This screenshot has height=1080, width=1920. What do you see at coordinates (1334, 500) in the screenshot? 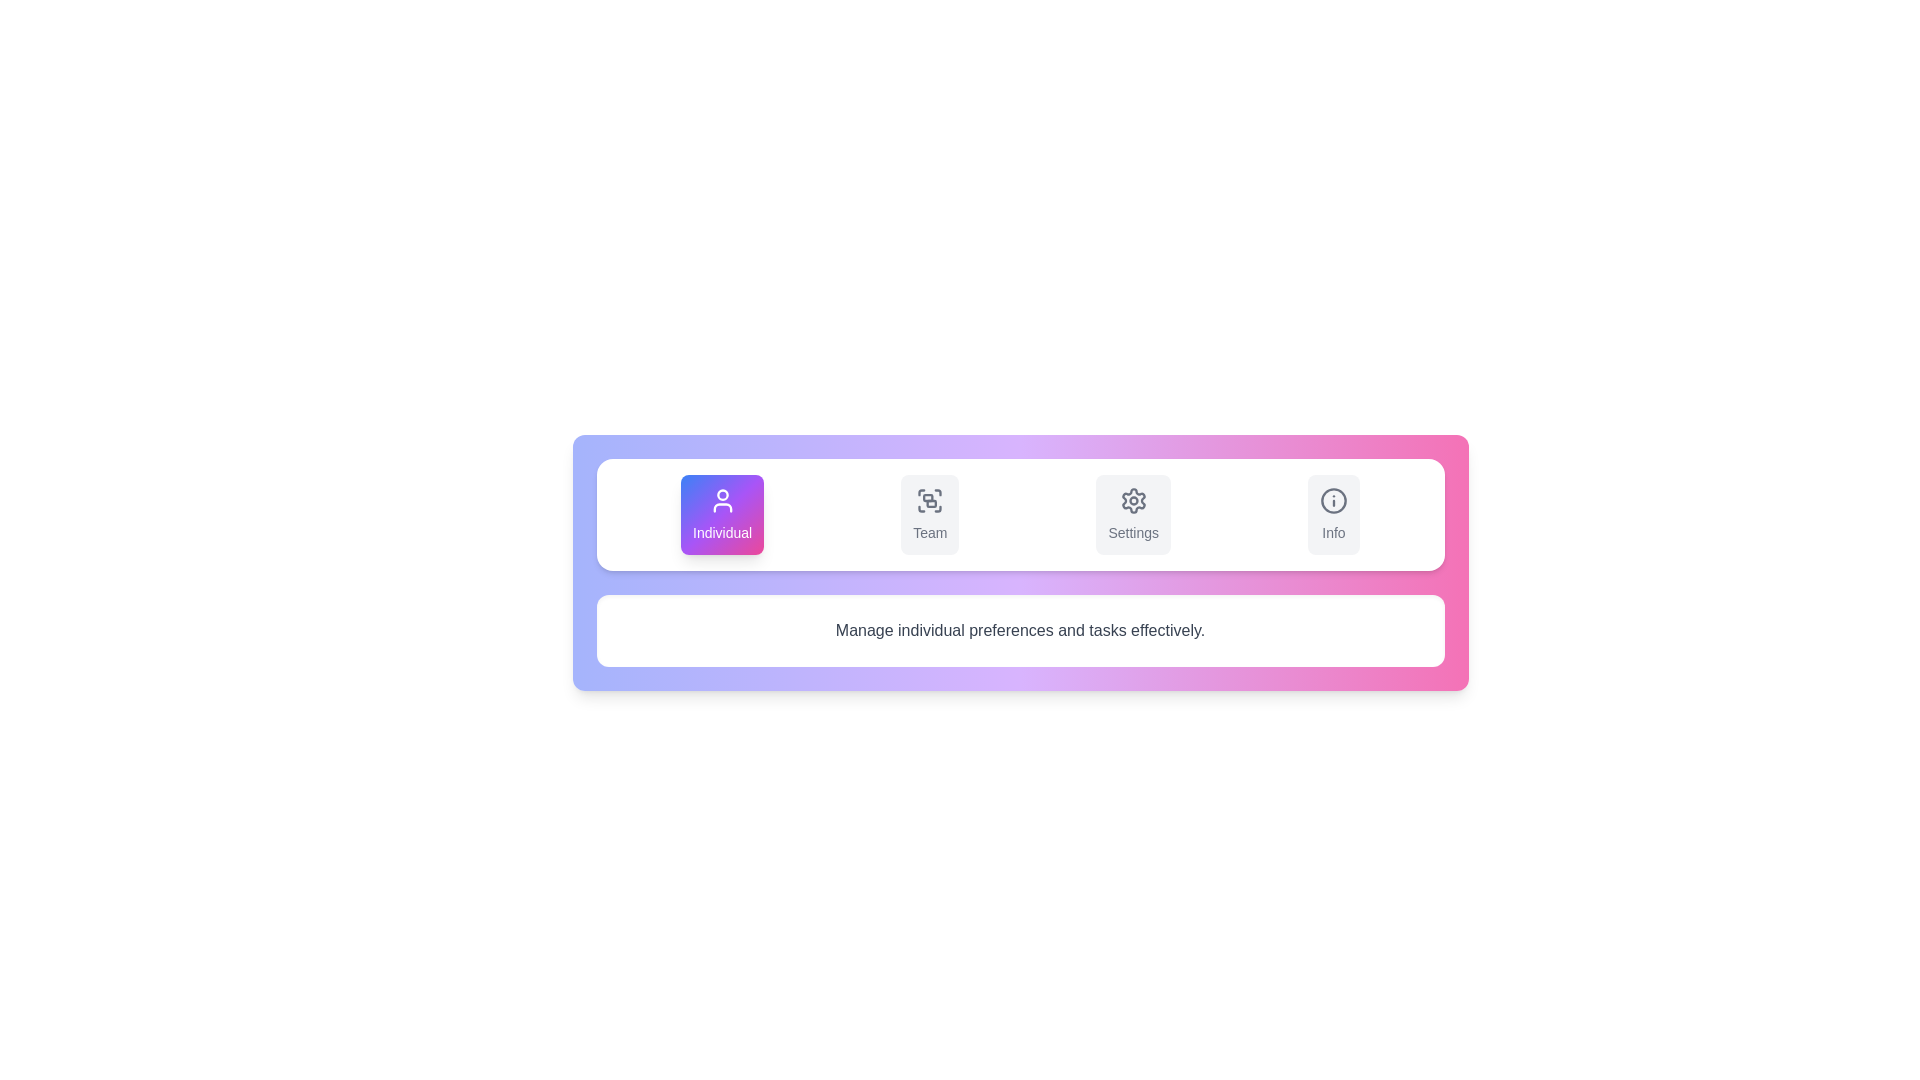
I see `the circular outline of the information icon located at the far-right of the top bar of buttons` at bounding box center [1334, 500].